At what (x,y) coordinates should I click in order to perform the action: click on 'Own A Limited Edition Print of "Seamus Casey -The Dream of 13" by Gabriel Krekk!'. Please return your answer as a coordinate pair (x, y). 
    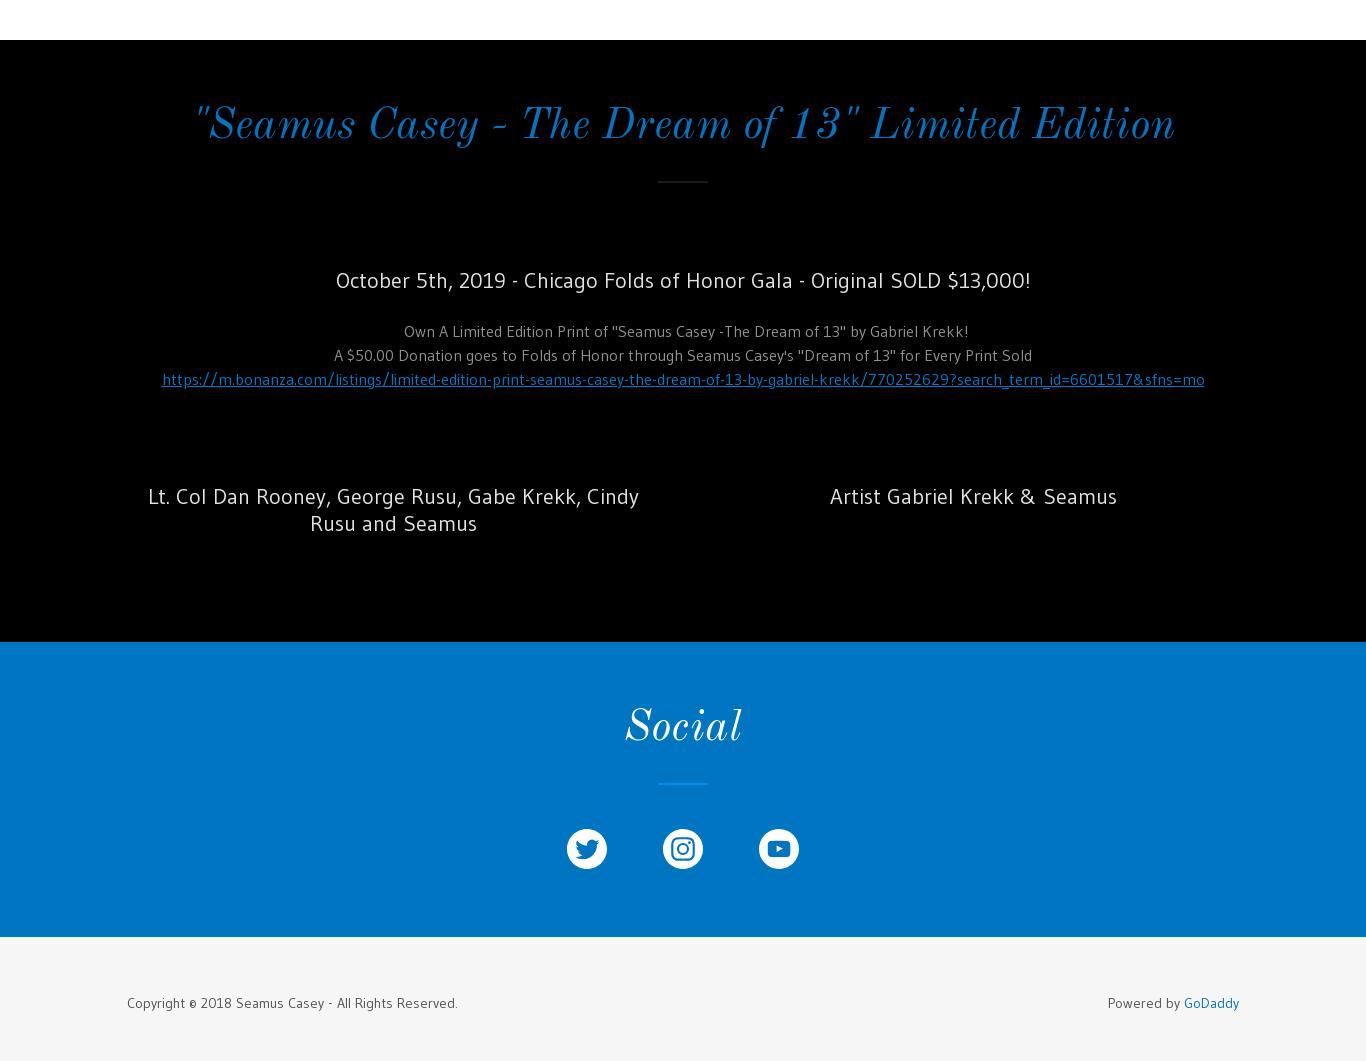
    Looking at the image, I should click on (395, 328).